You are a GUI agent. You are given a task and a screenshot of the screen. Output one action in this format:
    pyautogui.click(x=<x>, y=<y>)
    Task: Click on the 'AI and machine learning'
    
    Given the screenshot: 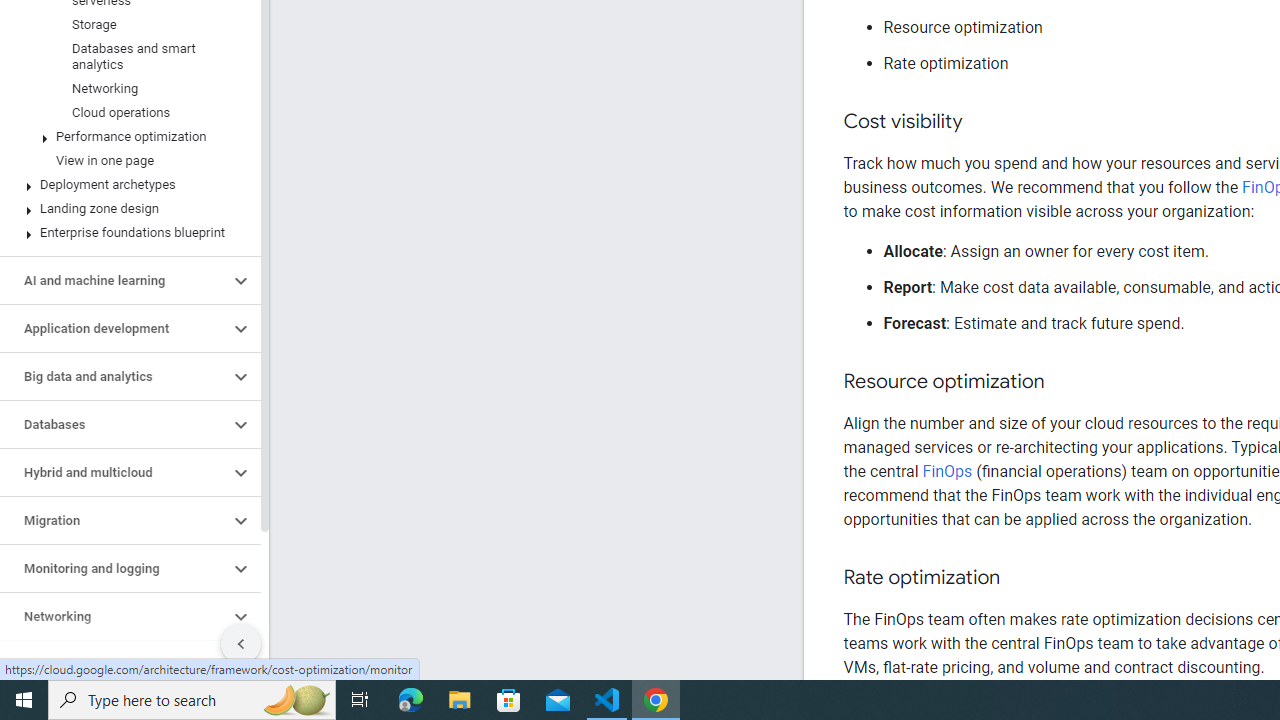 What is the action you would take?
    pyautogui.click(x=113, y=281)
    